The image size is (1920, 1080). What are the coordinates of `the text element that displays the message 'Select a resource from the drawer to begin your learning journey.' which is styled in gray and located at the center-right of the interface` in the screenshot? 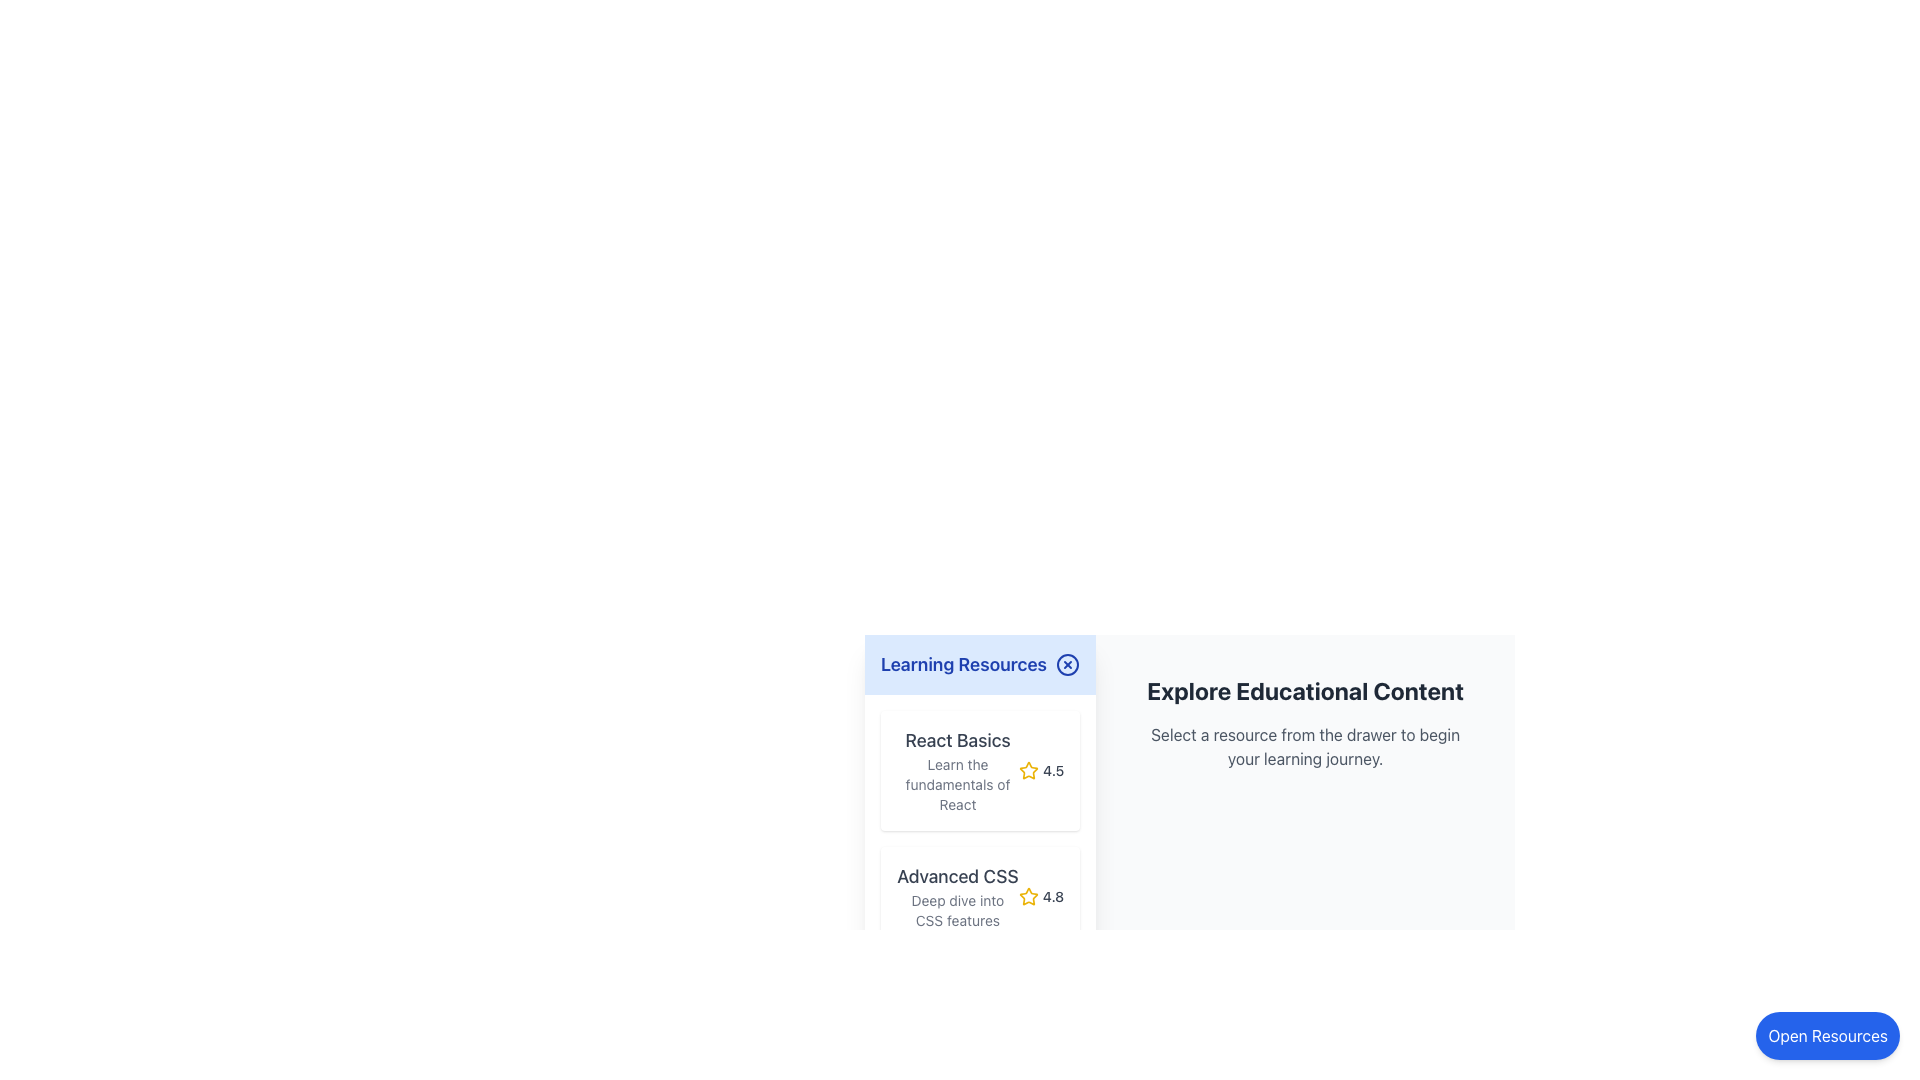 It's located at (1305, 747).